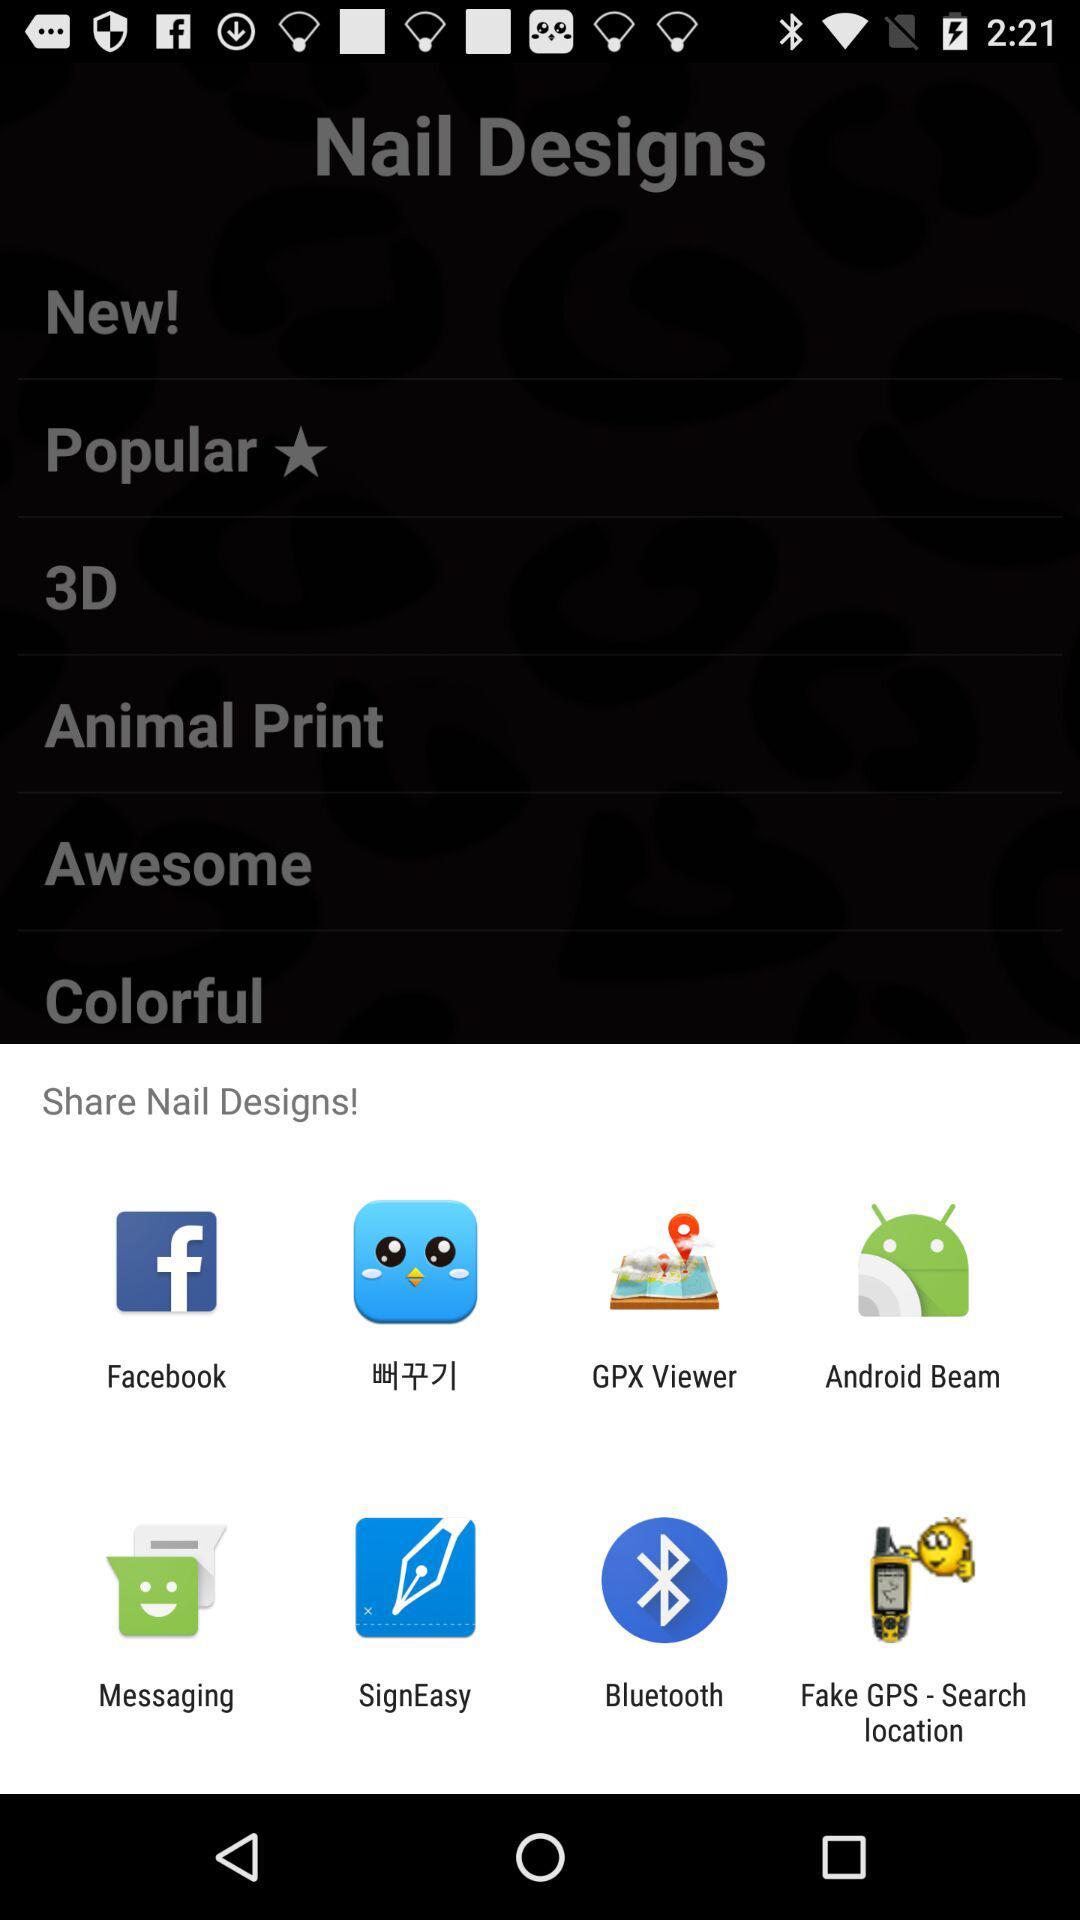 The height and width of the screenshot is (1920, 1080). Describe the element at coordinates (664, 1392) in the screenshot. I see `item next to the android beam` at that location.